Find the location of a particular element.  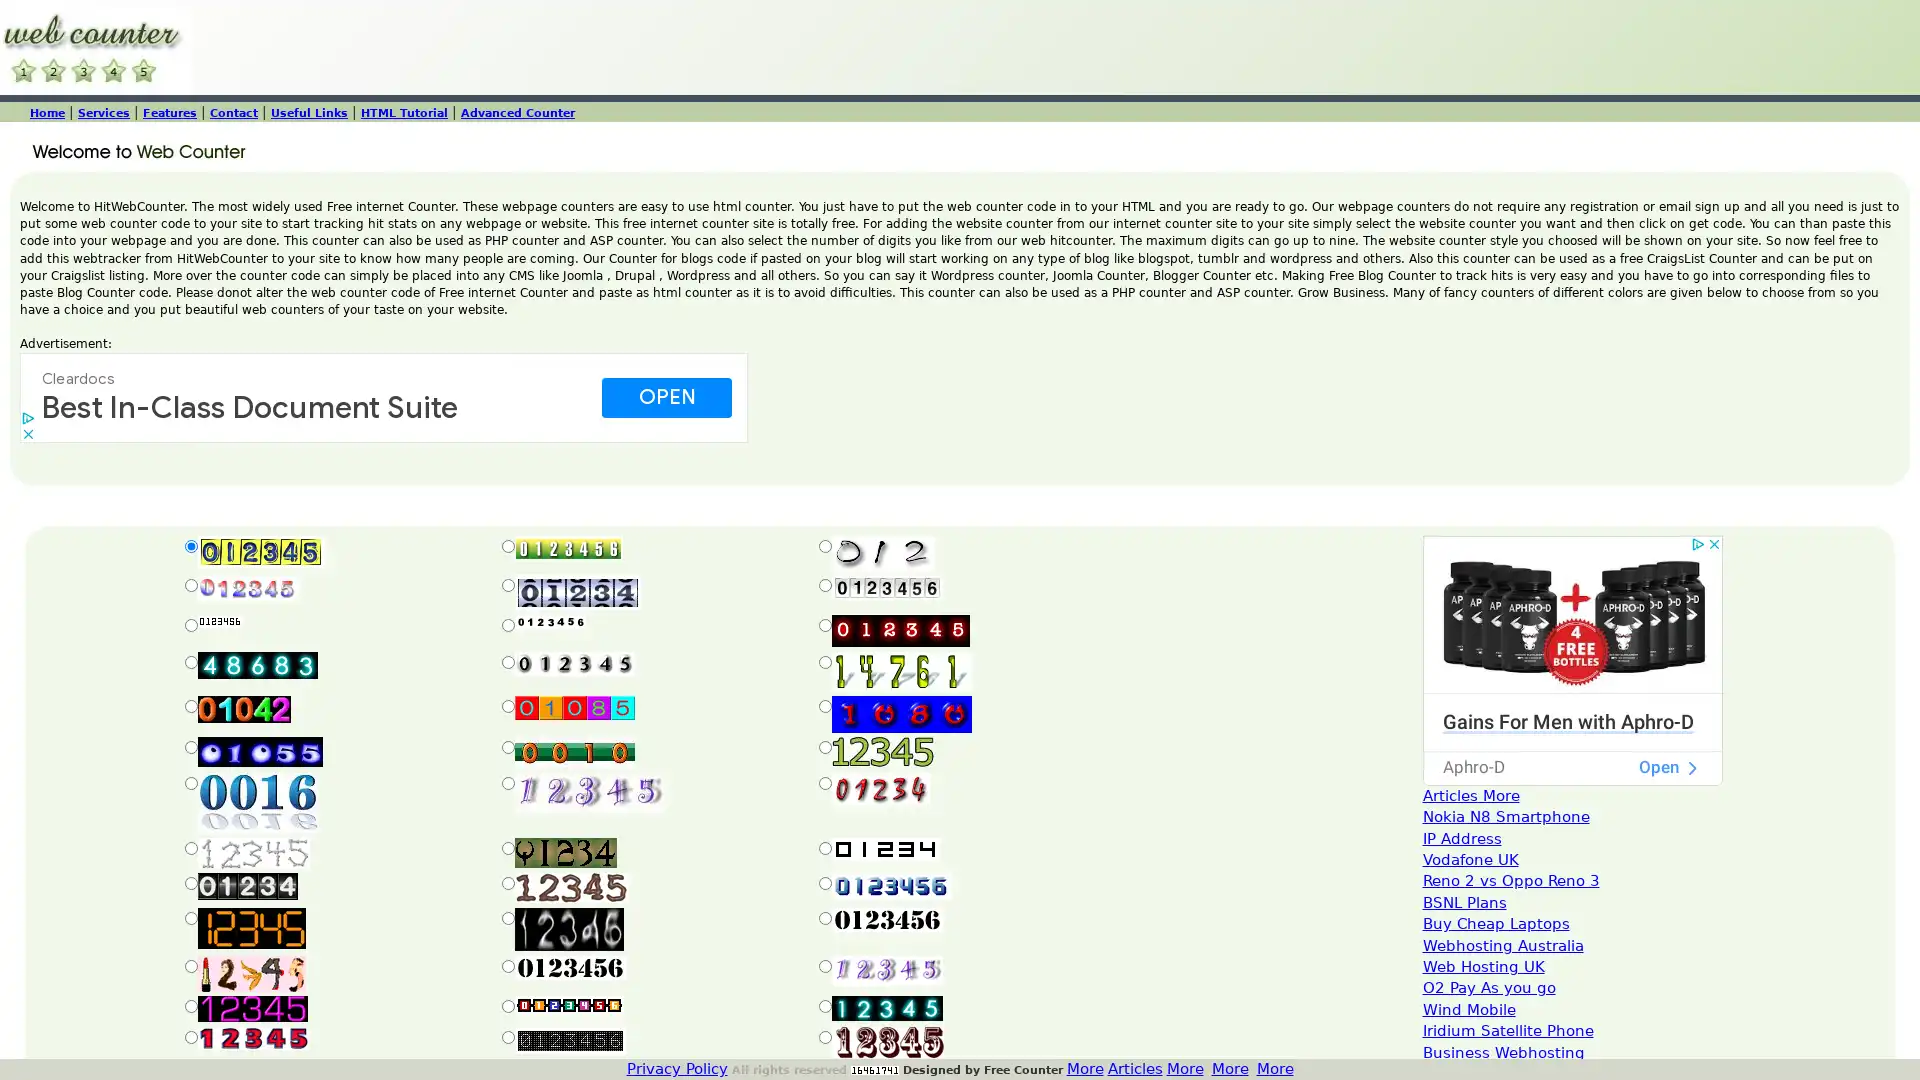

Submit is located at coordinates (259, 752).